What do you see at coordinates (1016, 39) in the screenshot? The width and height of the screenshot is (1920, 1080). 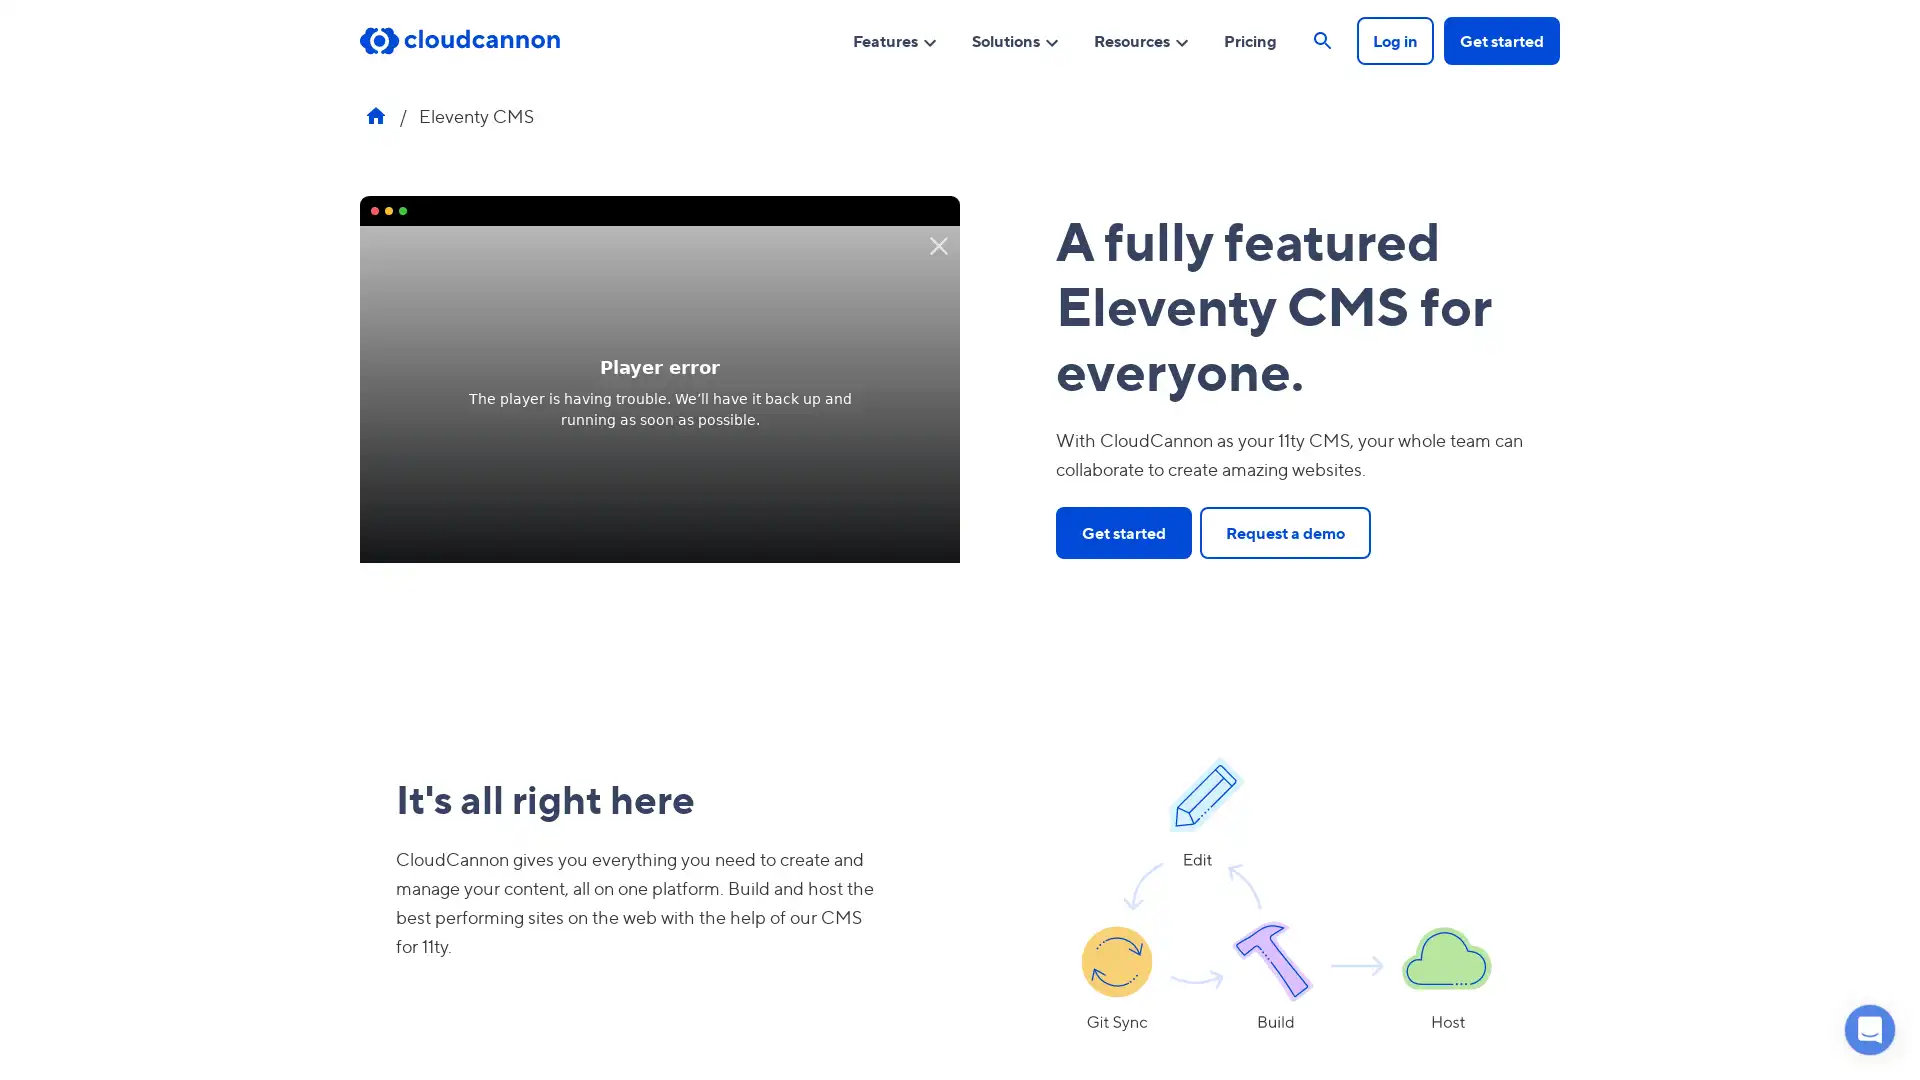 I see `Solutions` at bounding box center [1016, 39].